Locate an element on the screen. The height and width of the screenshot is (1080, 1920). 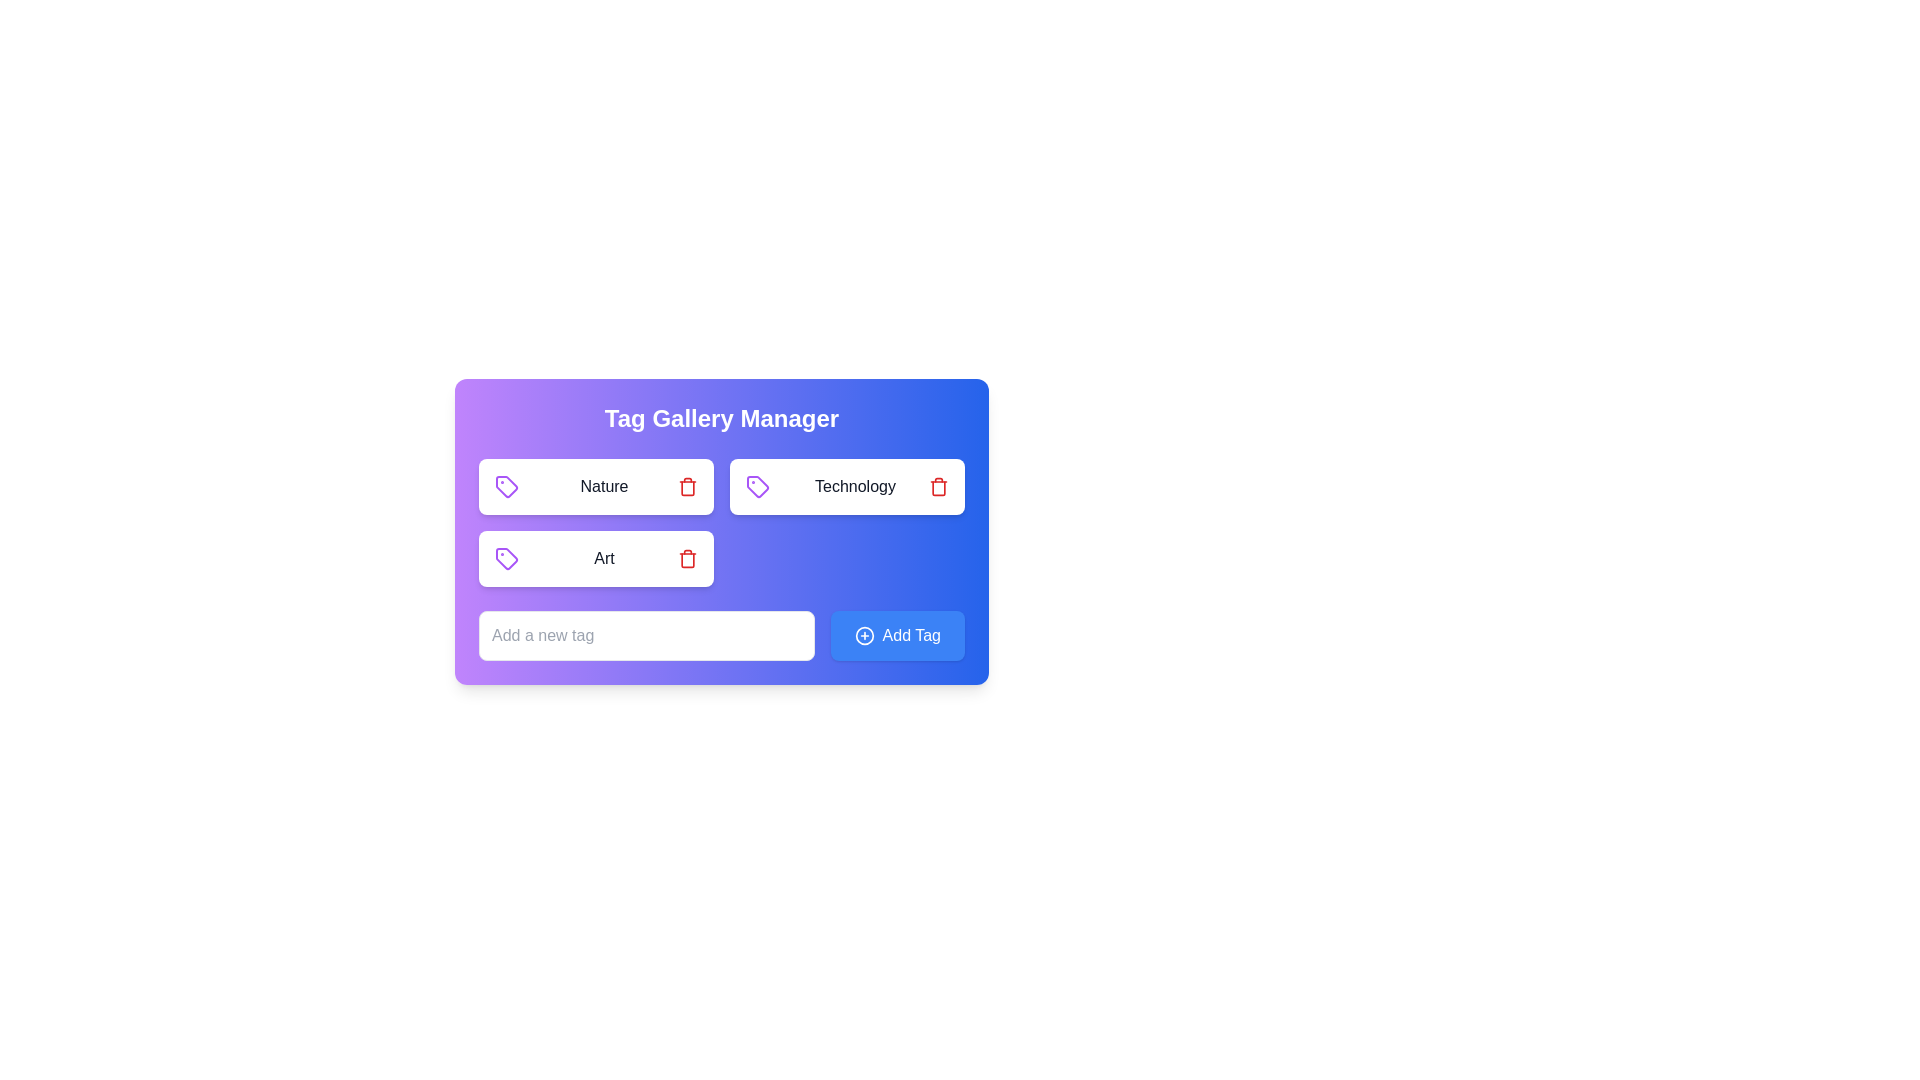
the text label displaying 'Art' in a black font, located between an icon and a red delete button within the 'Tag Gallery Manager' section is located at coordinates (603, 559).